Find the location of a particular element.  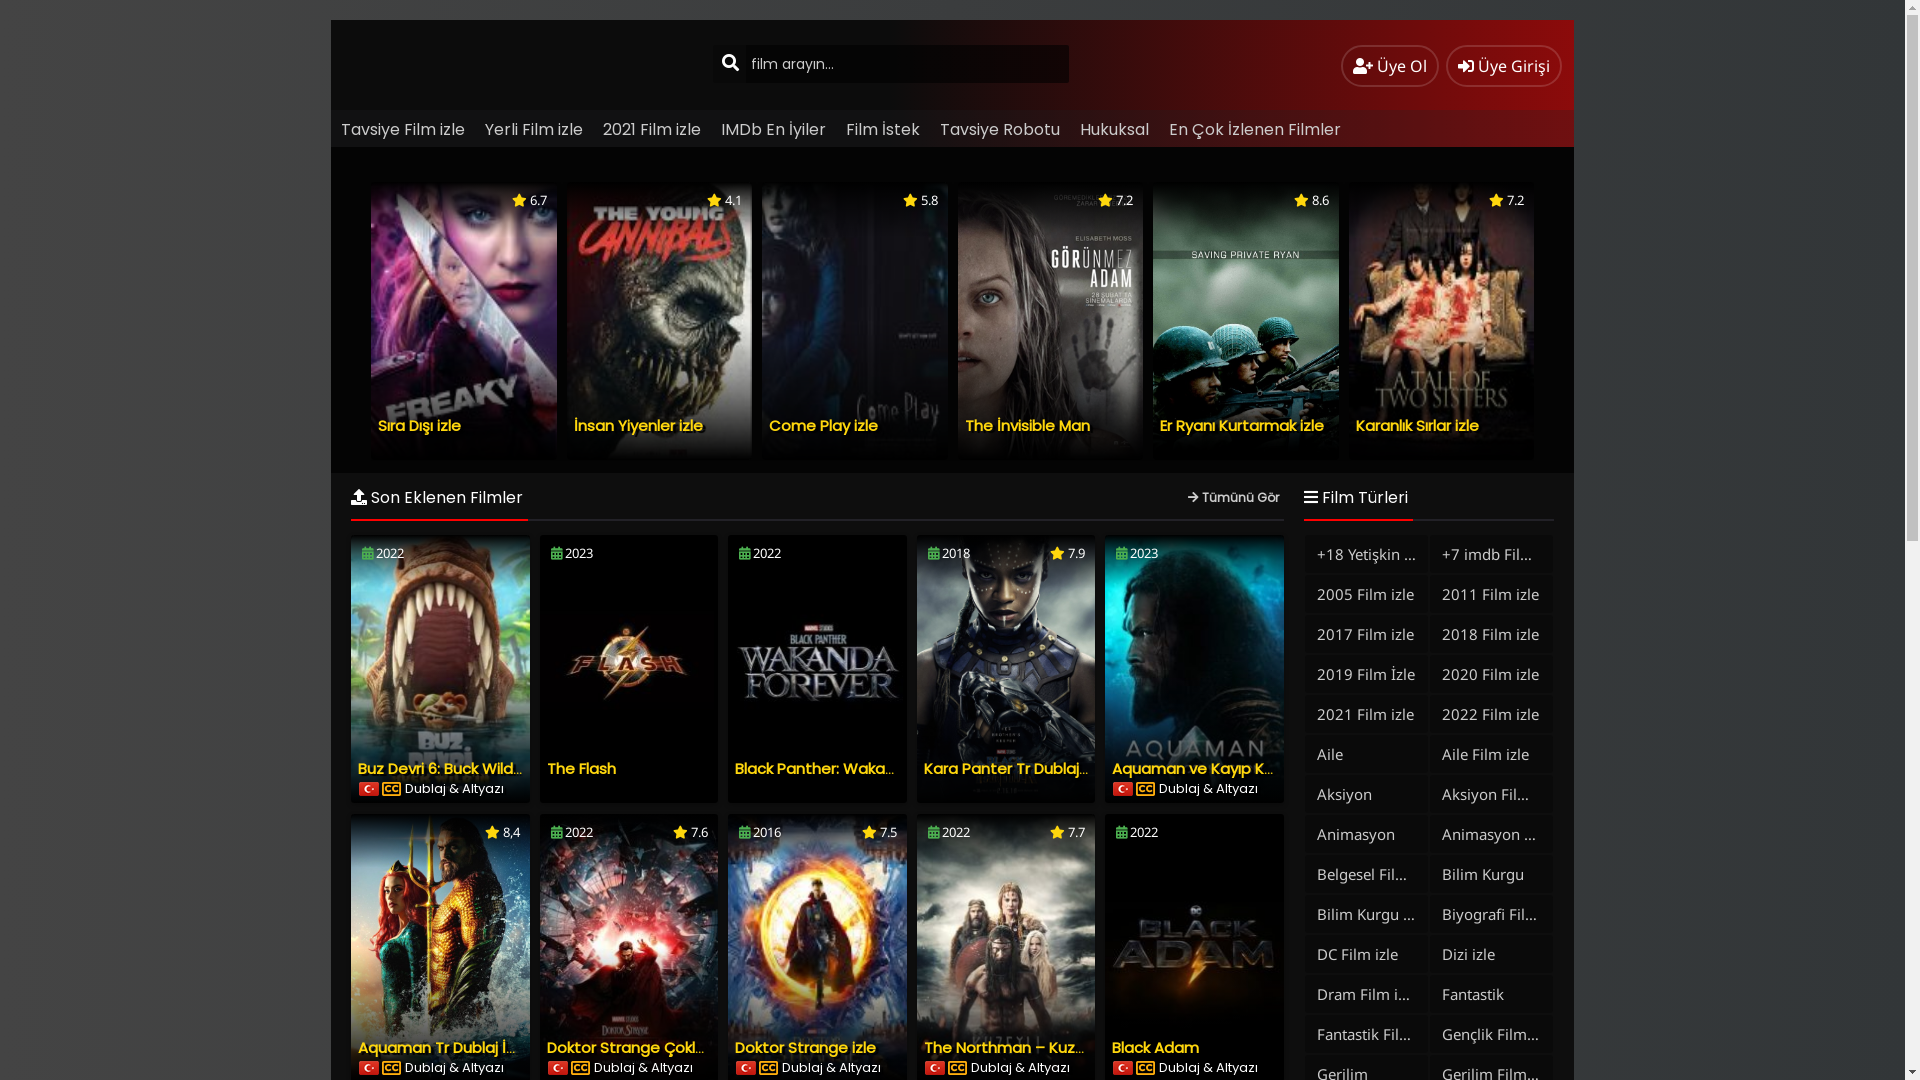

'Come Play izle' is located at coordinates (823, 424).